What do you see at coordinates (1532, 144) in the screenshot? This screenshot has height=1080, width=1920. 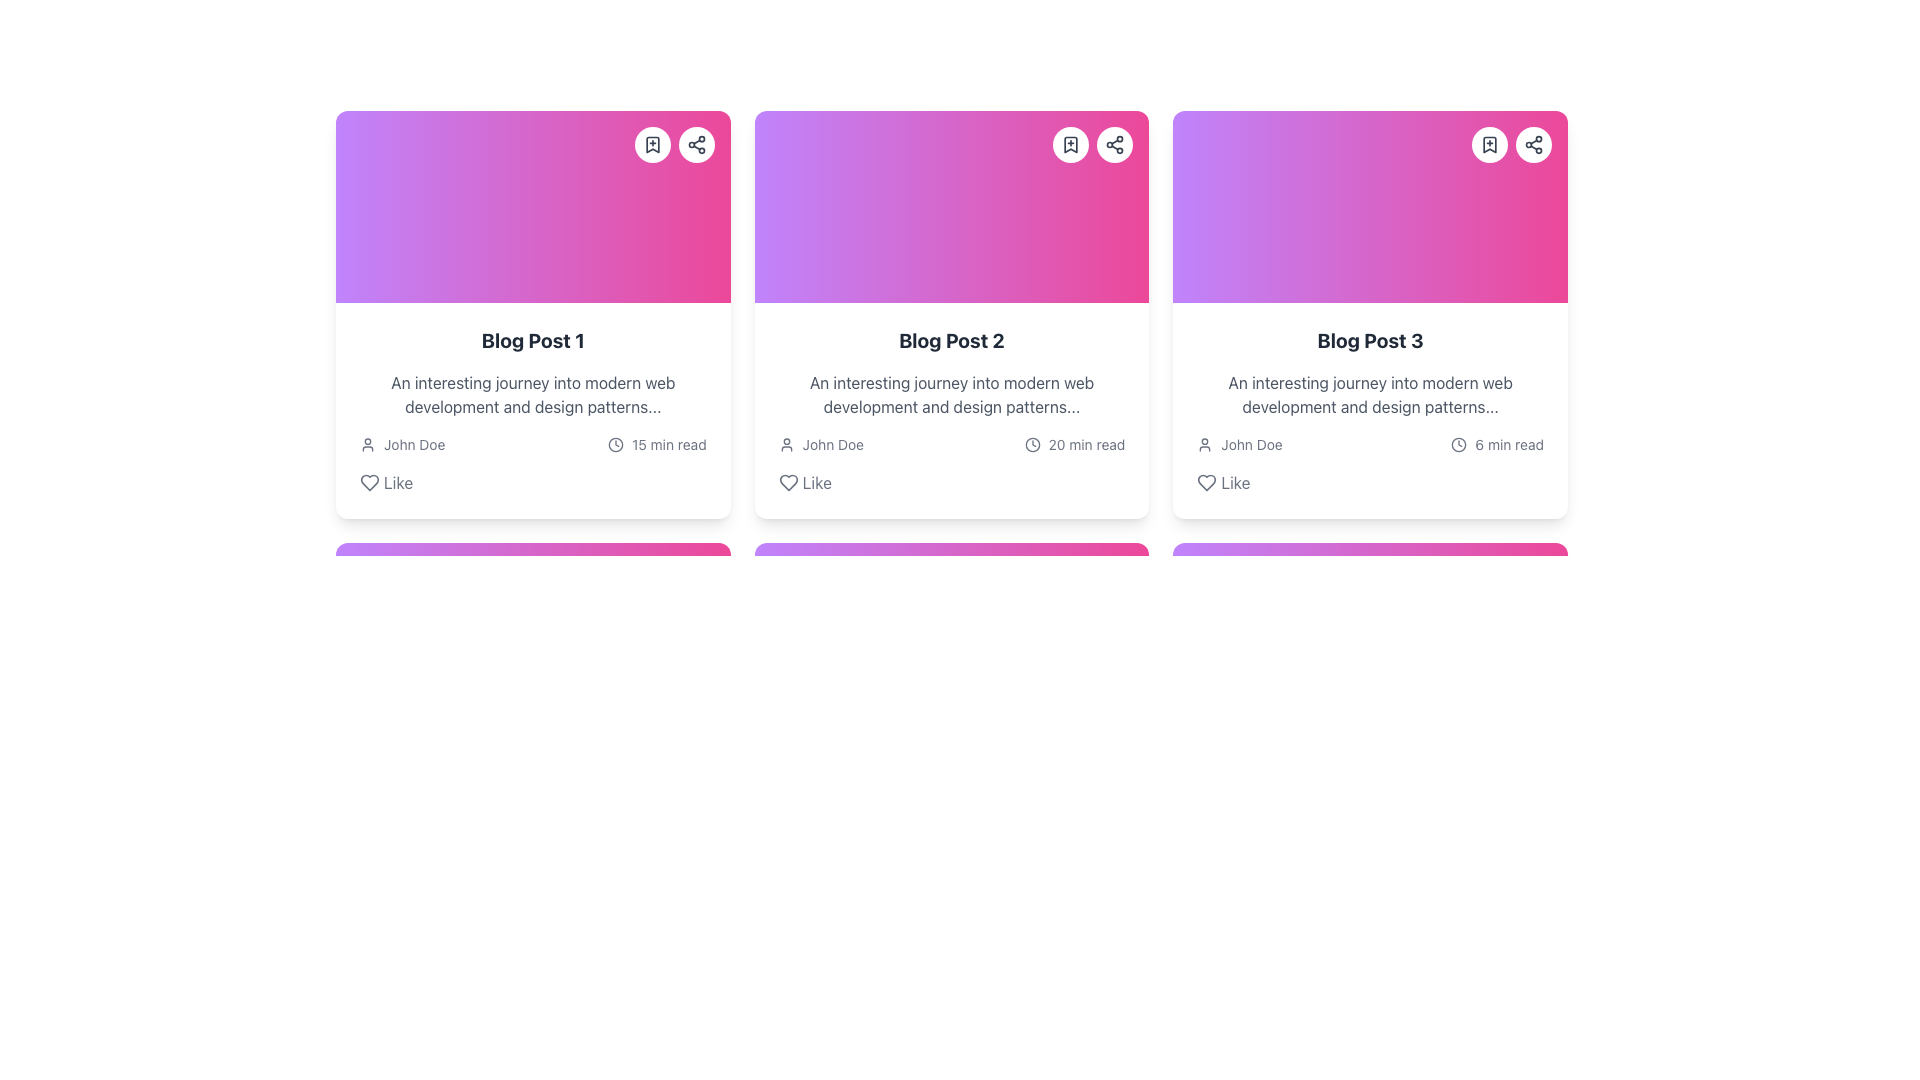 I see `the share icon located at the top-right corner of the third card` at bounding box center [1532, 144].